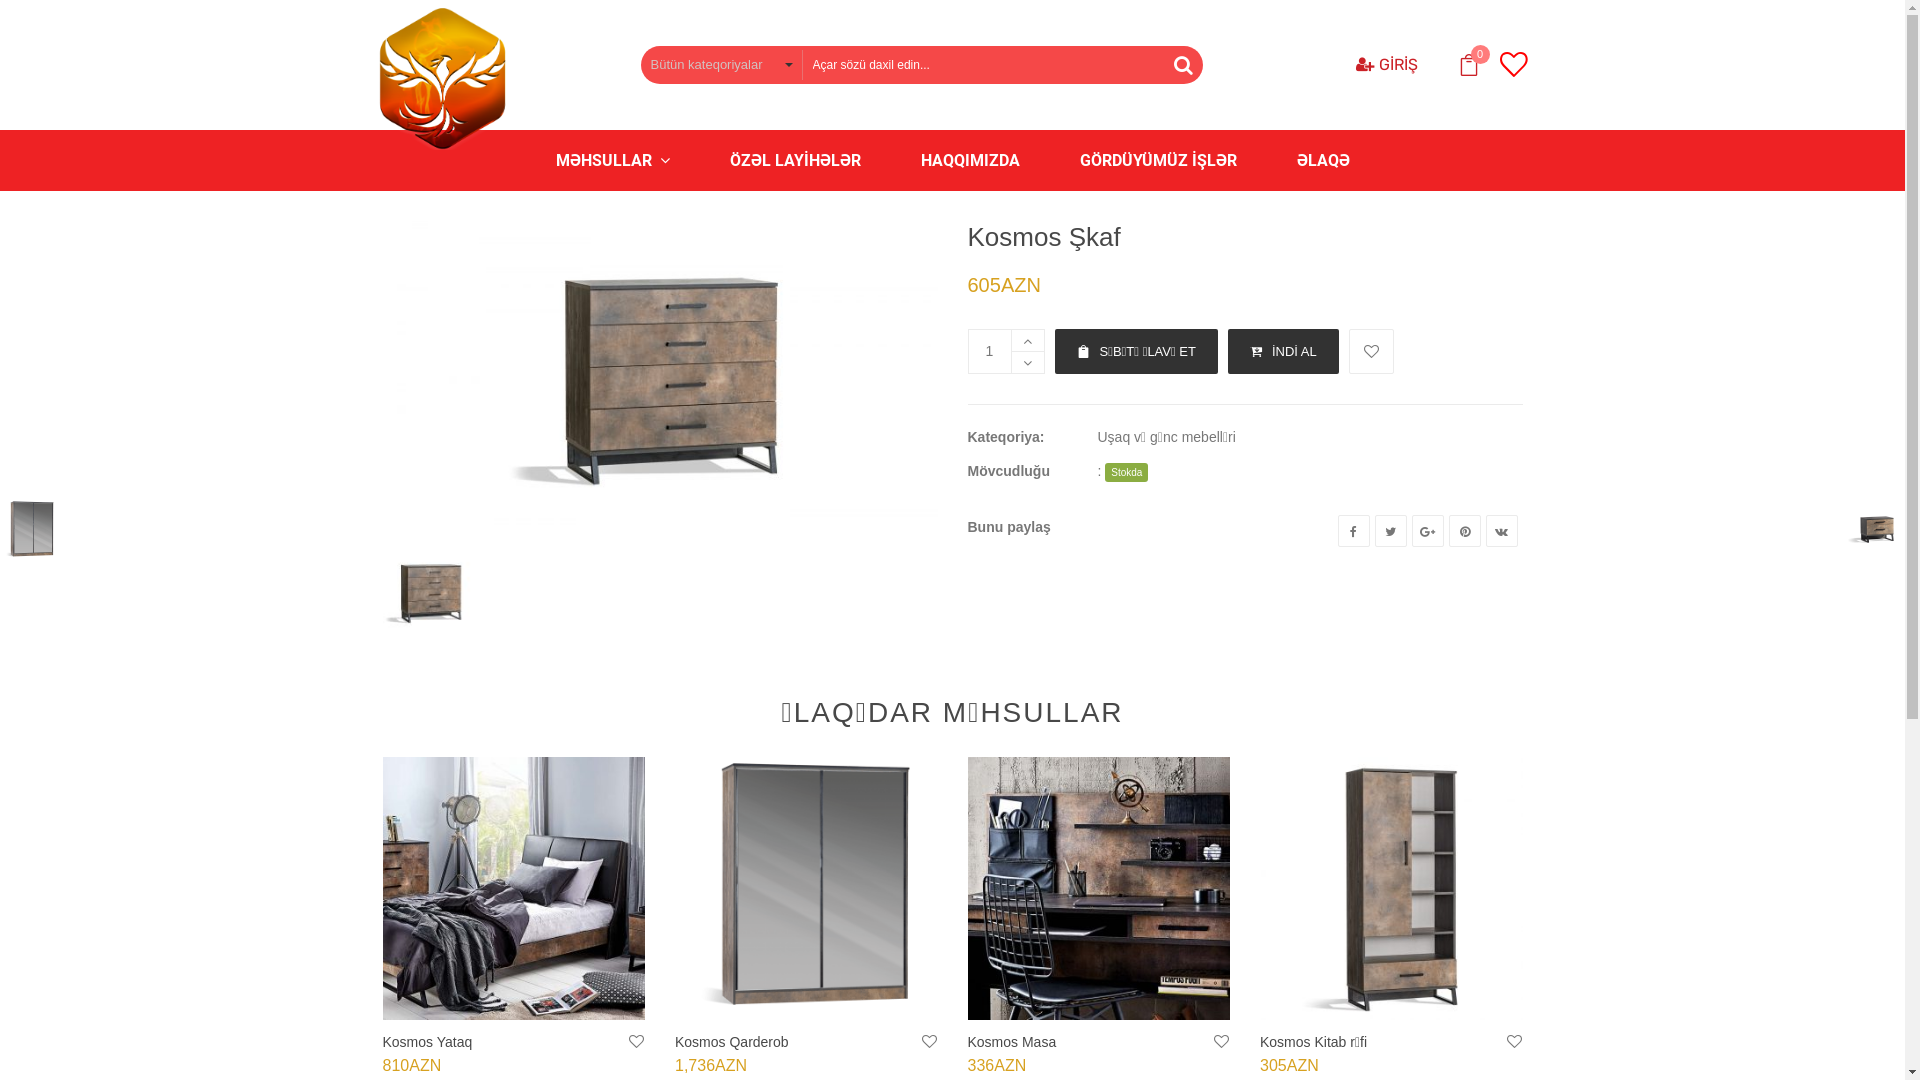 The height and width of the screenshot is (1080, 1920). What do you see at coordinates (426, 1040) in the screenshot?
I see `'Kosmos Yataq'` at bounding box center [426, 1040].